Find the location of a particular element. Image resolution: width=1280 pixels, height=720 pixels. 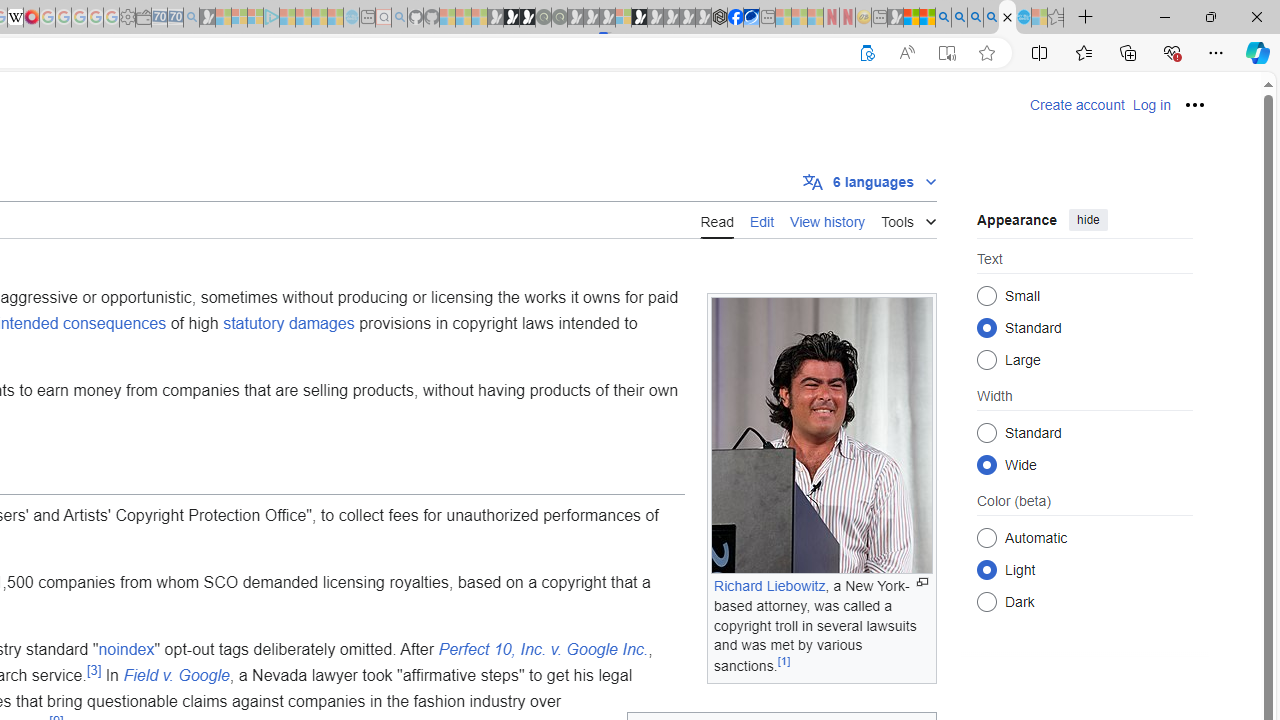

'Class: mw-list-item mw-list-item-js' is located at coordinates (1083, 569).